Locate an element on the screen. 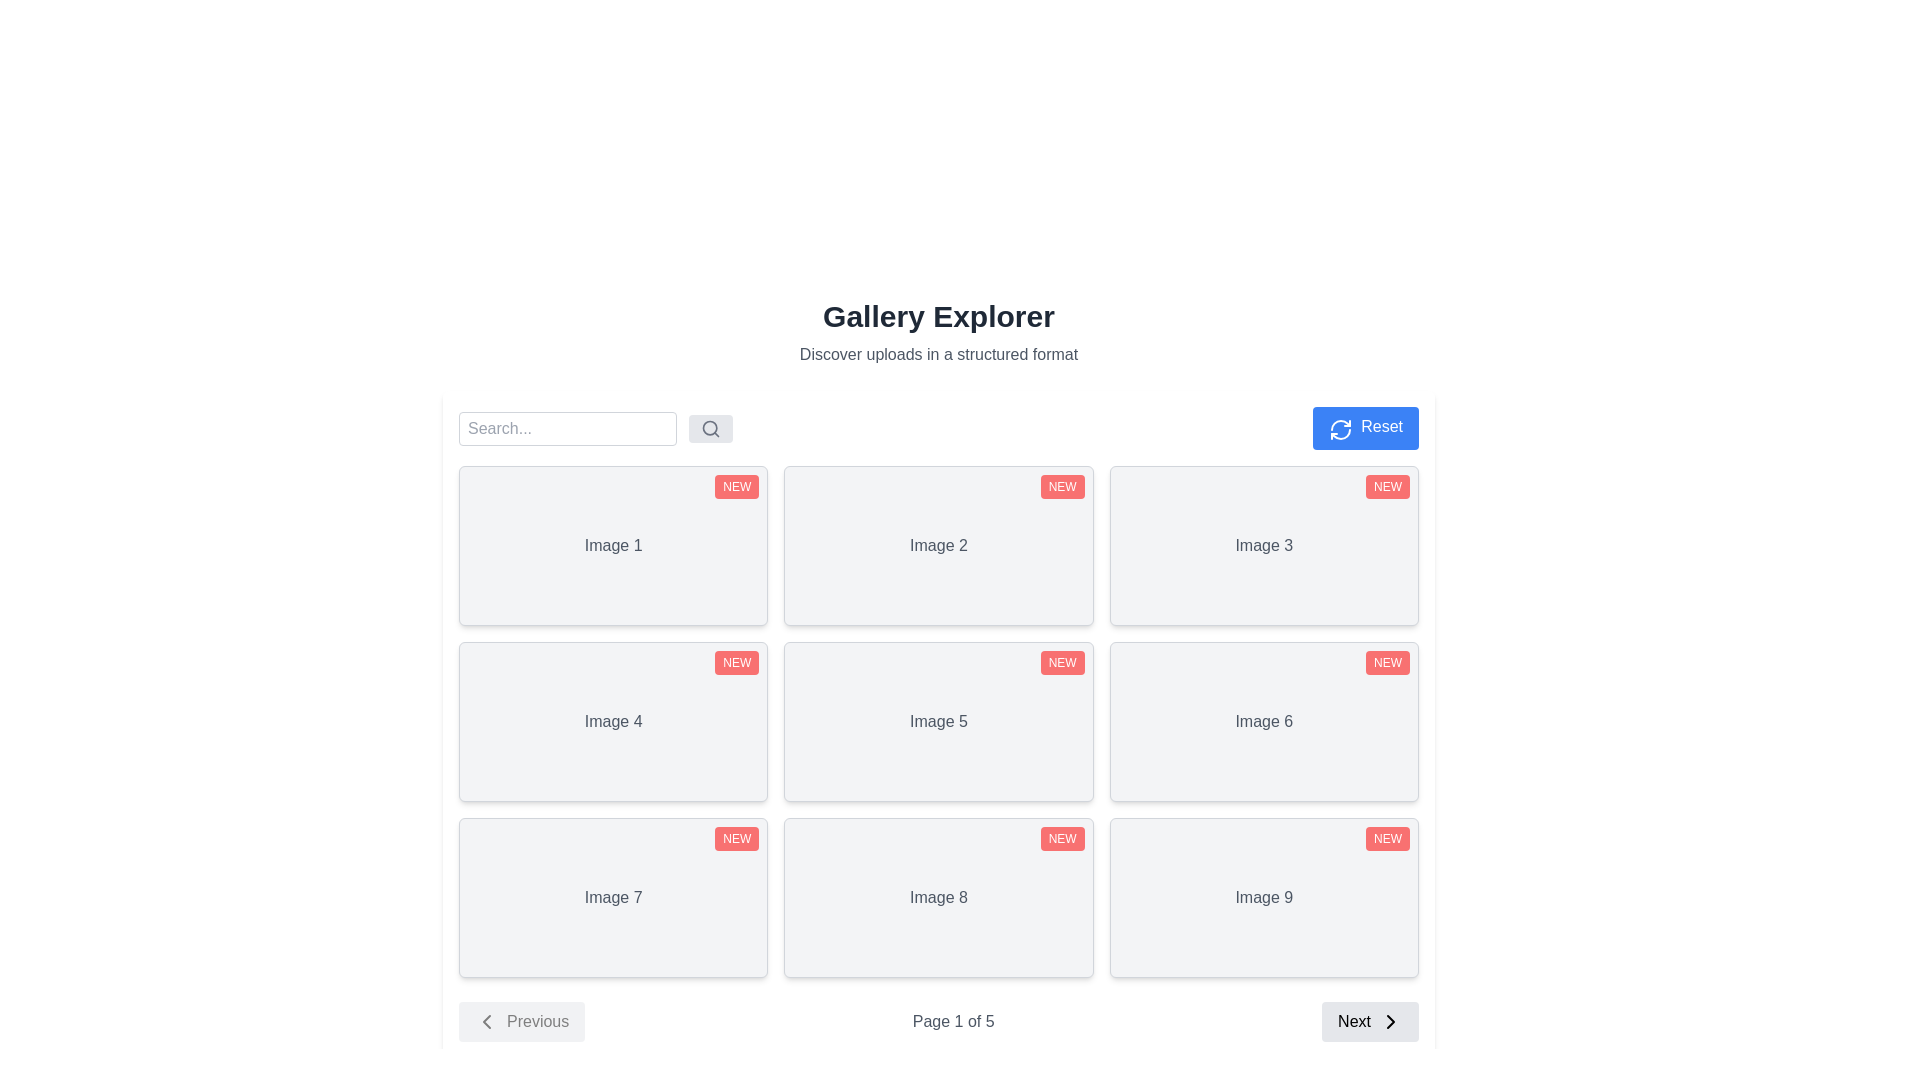 This screenshot has height=1080, width=1920. the Card component with a light gray background that contains the text 'Image 8' in dark gray and has a red 'NEW' badge in the top-right corner is located at coordinates (938, 897).